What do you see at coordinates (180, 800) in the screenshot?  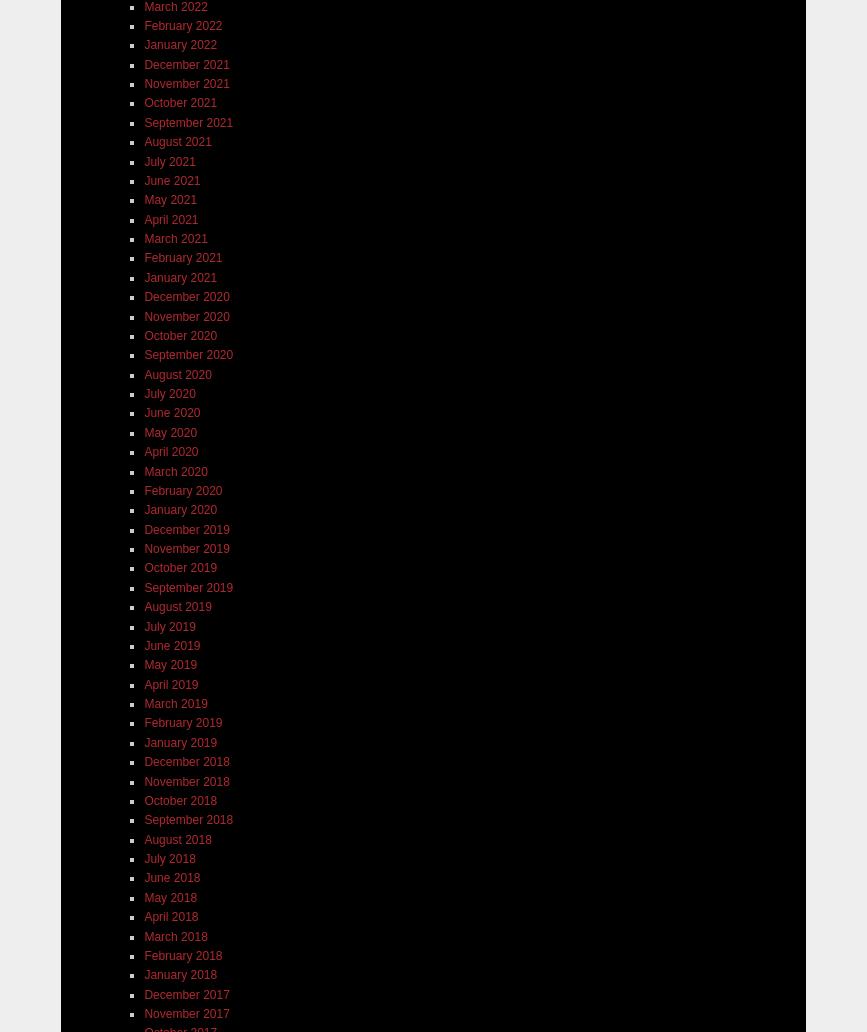 I see `'October 2018'` at bounding box center [180, 800].